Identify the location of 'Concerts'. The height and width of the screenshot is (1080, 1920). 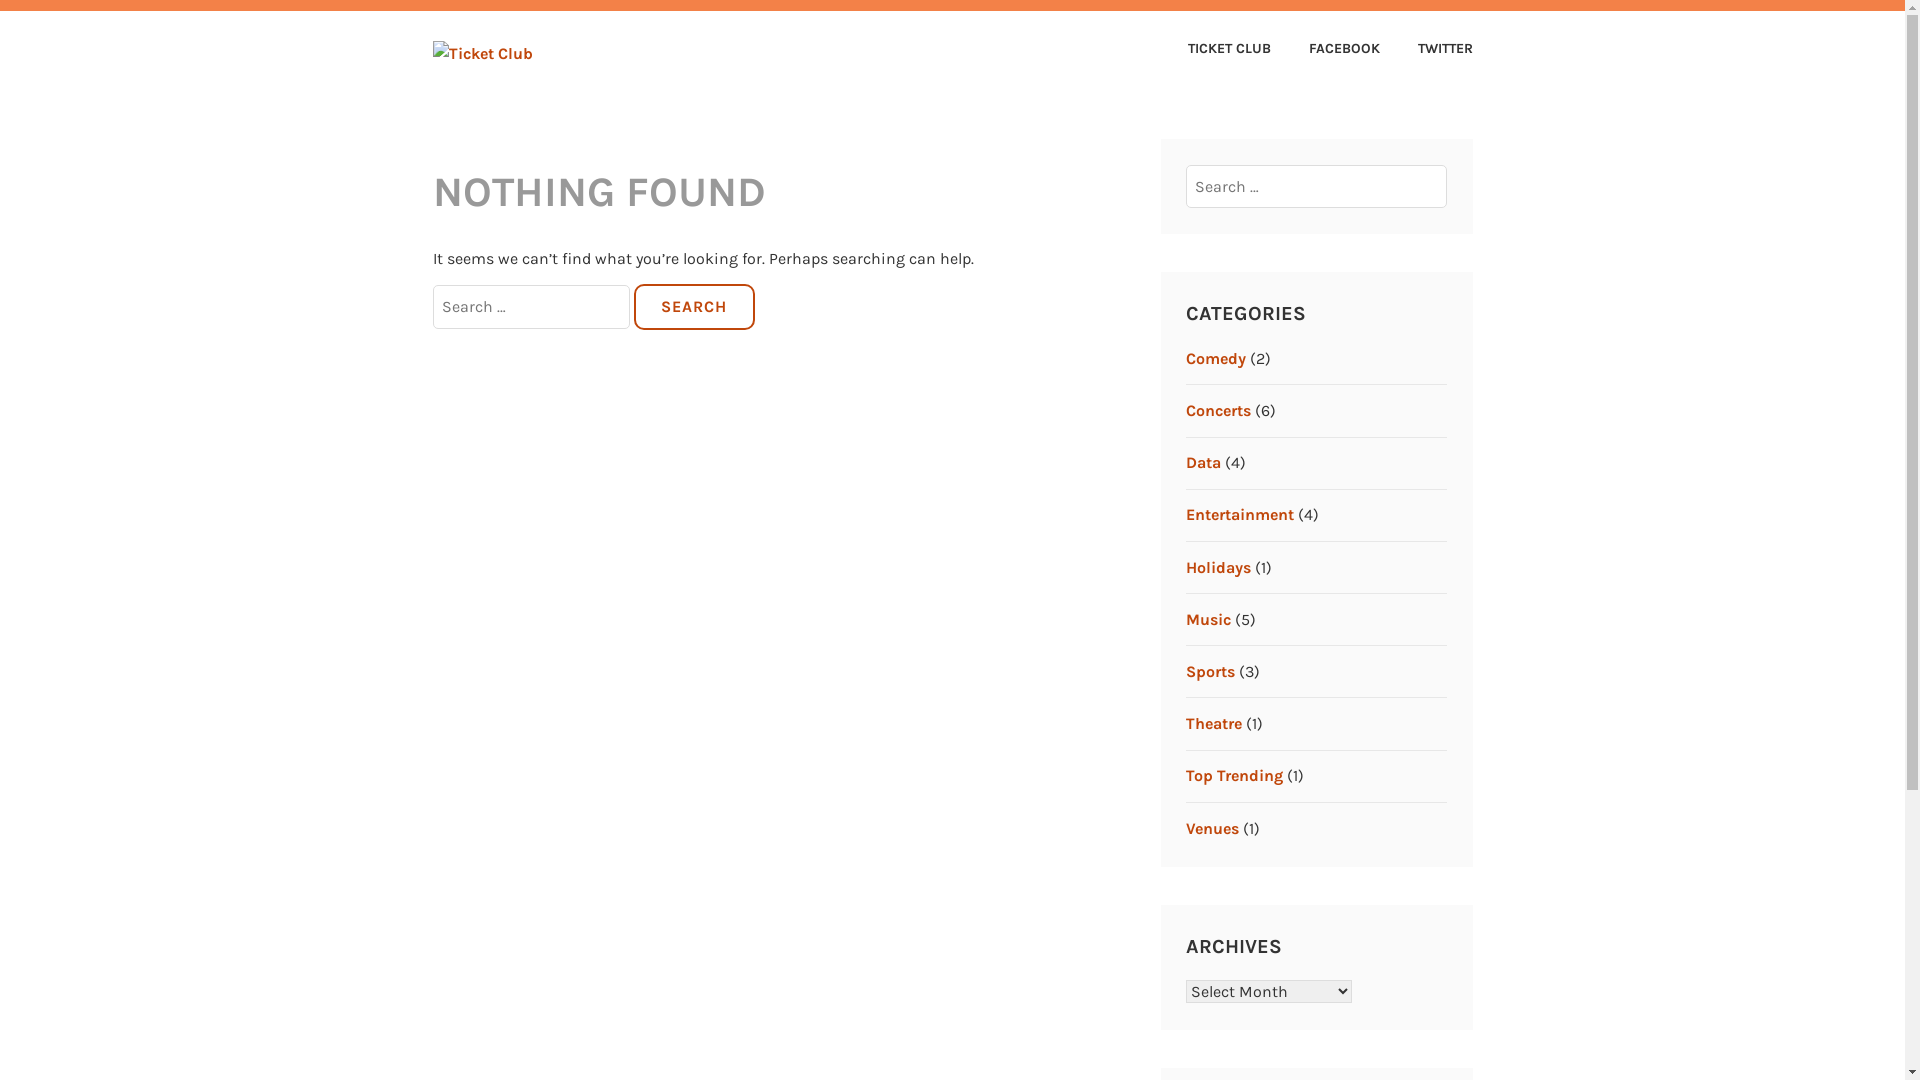
(1217, 409).